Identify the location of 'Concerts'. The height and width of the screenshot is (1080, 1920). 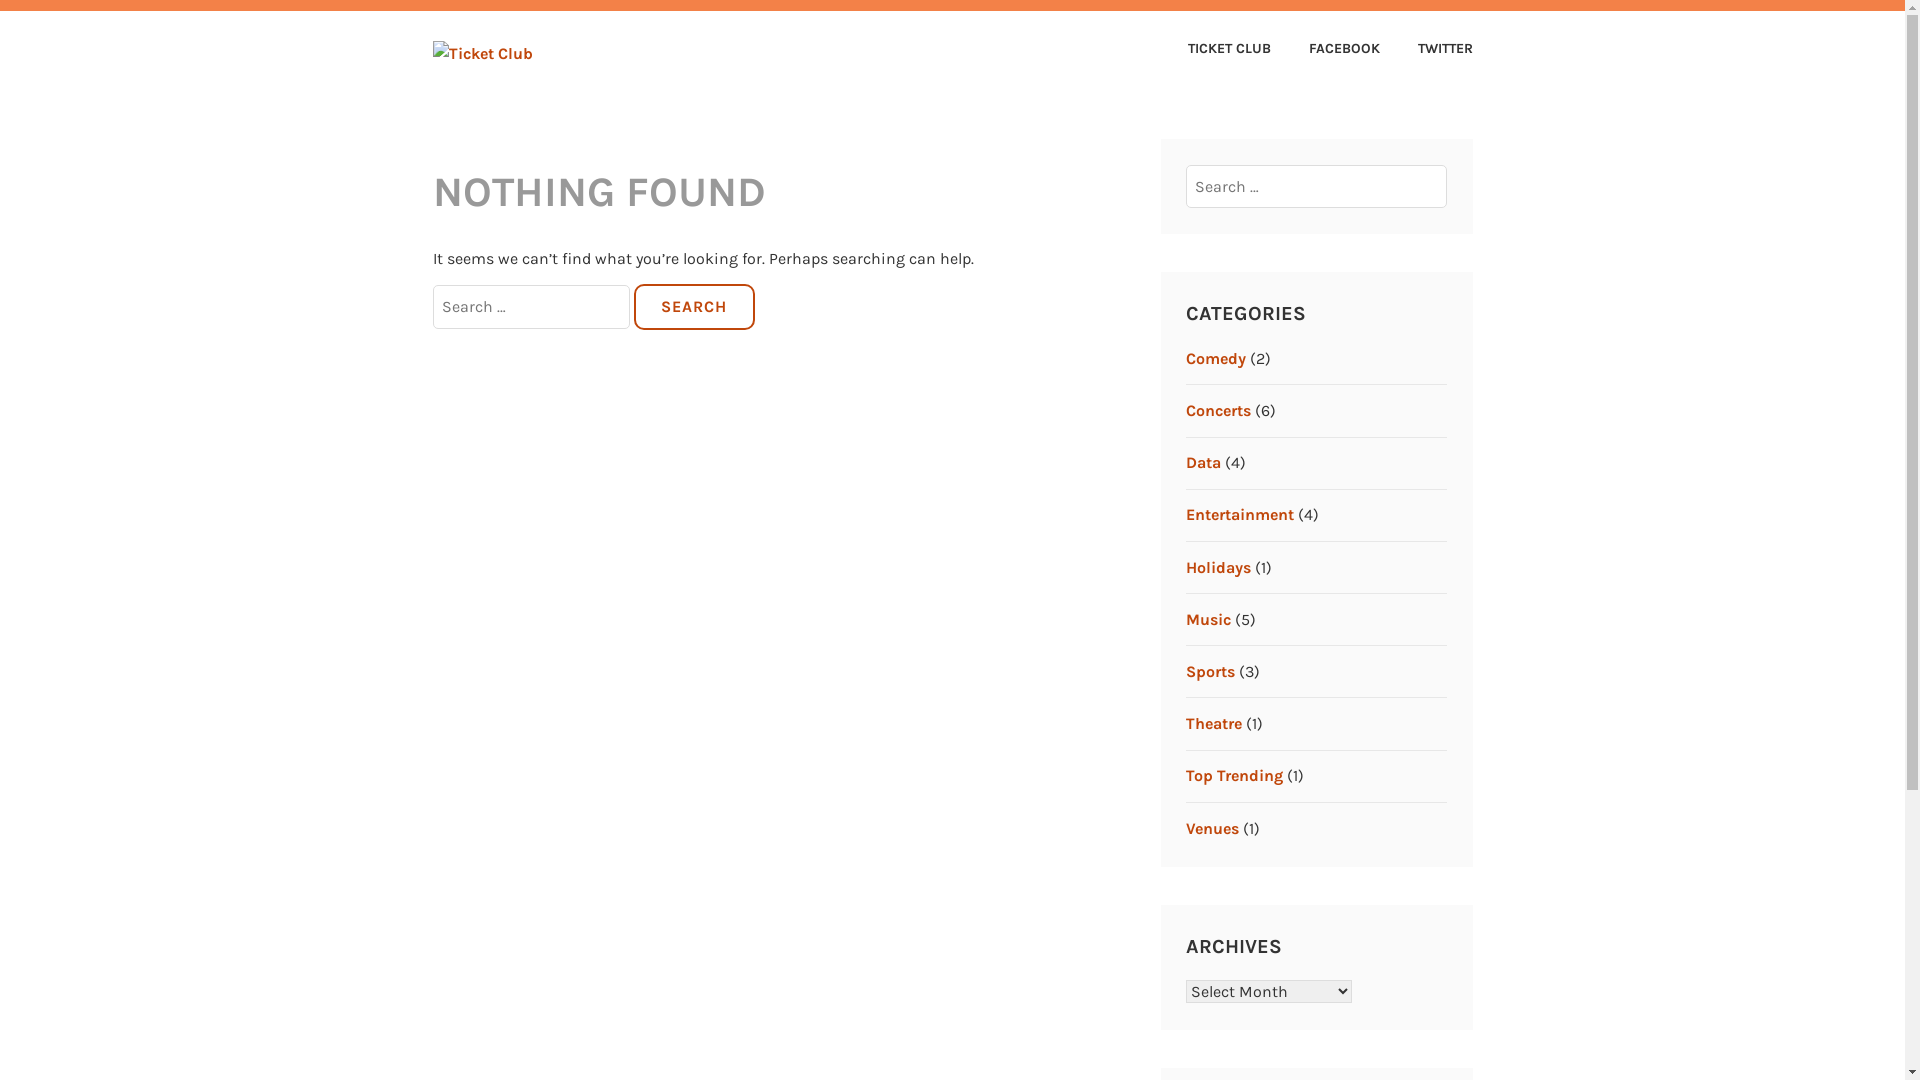
(1217, 409).